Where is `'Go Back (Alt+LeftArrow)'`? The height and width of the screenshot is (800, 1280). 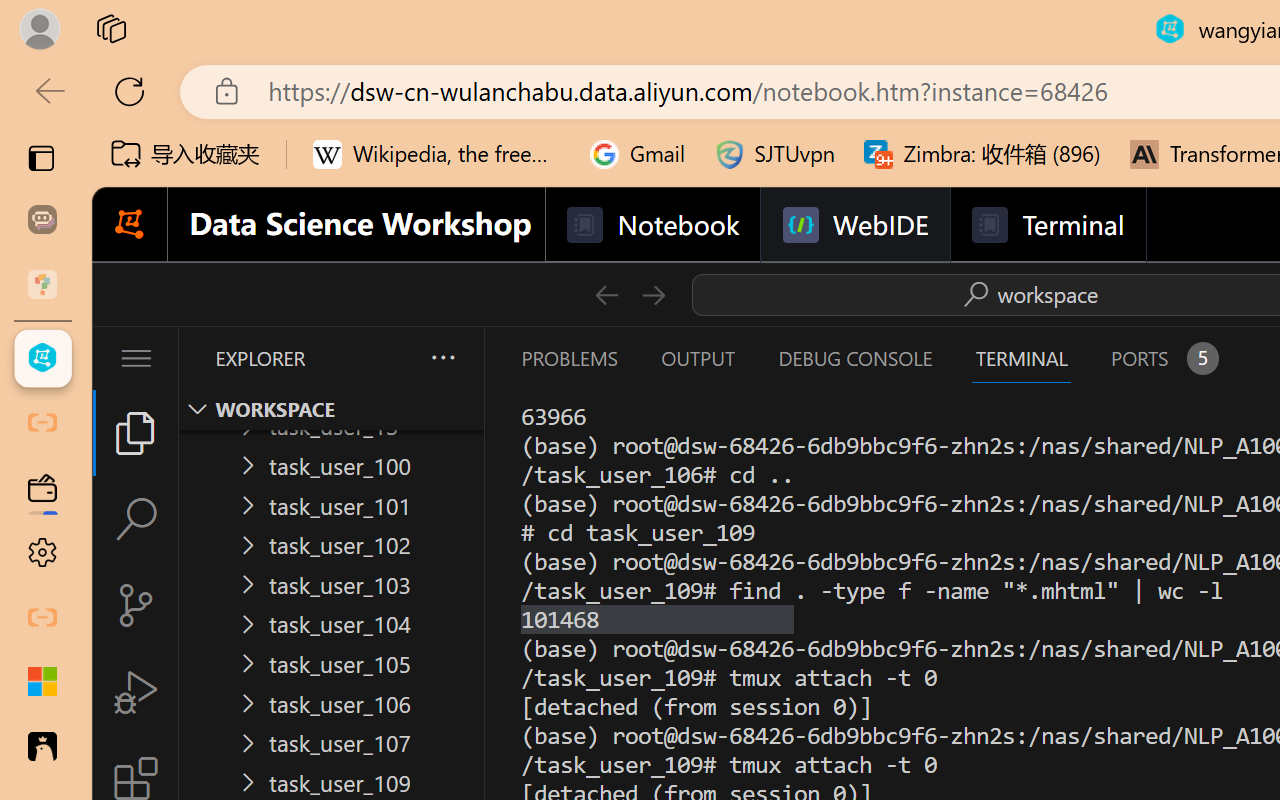 'Go Back (Alt+LeftArrow)' is located at coordinates (605, 294).